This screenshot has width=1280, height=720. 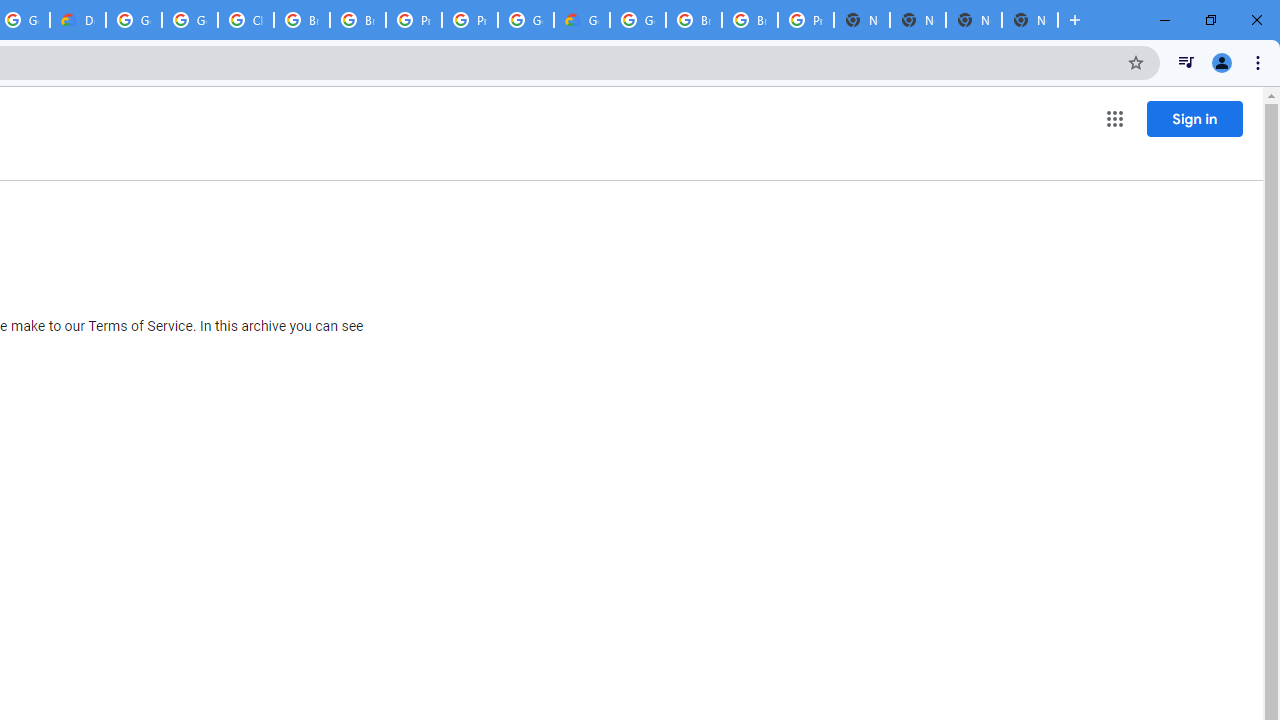 What do you see at coordinates (581, 20) in the screenshot?
I see `'Google Cloud Estimate Summary'` at bounding box center [581, 20].